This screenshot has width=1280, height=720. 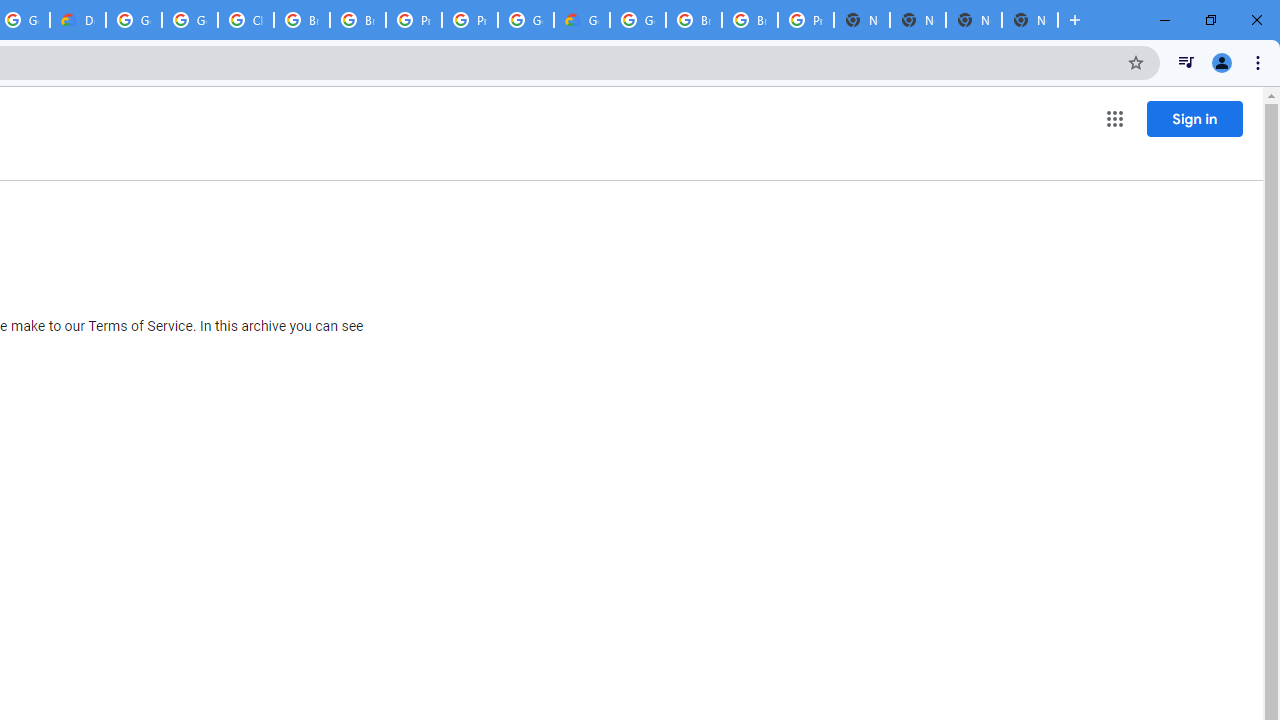 What do you see at coordinates (581, 20) in the screenshot?
I see `'Google Cloud Estimate Summary'` at bounding box center [581, 20].